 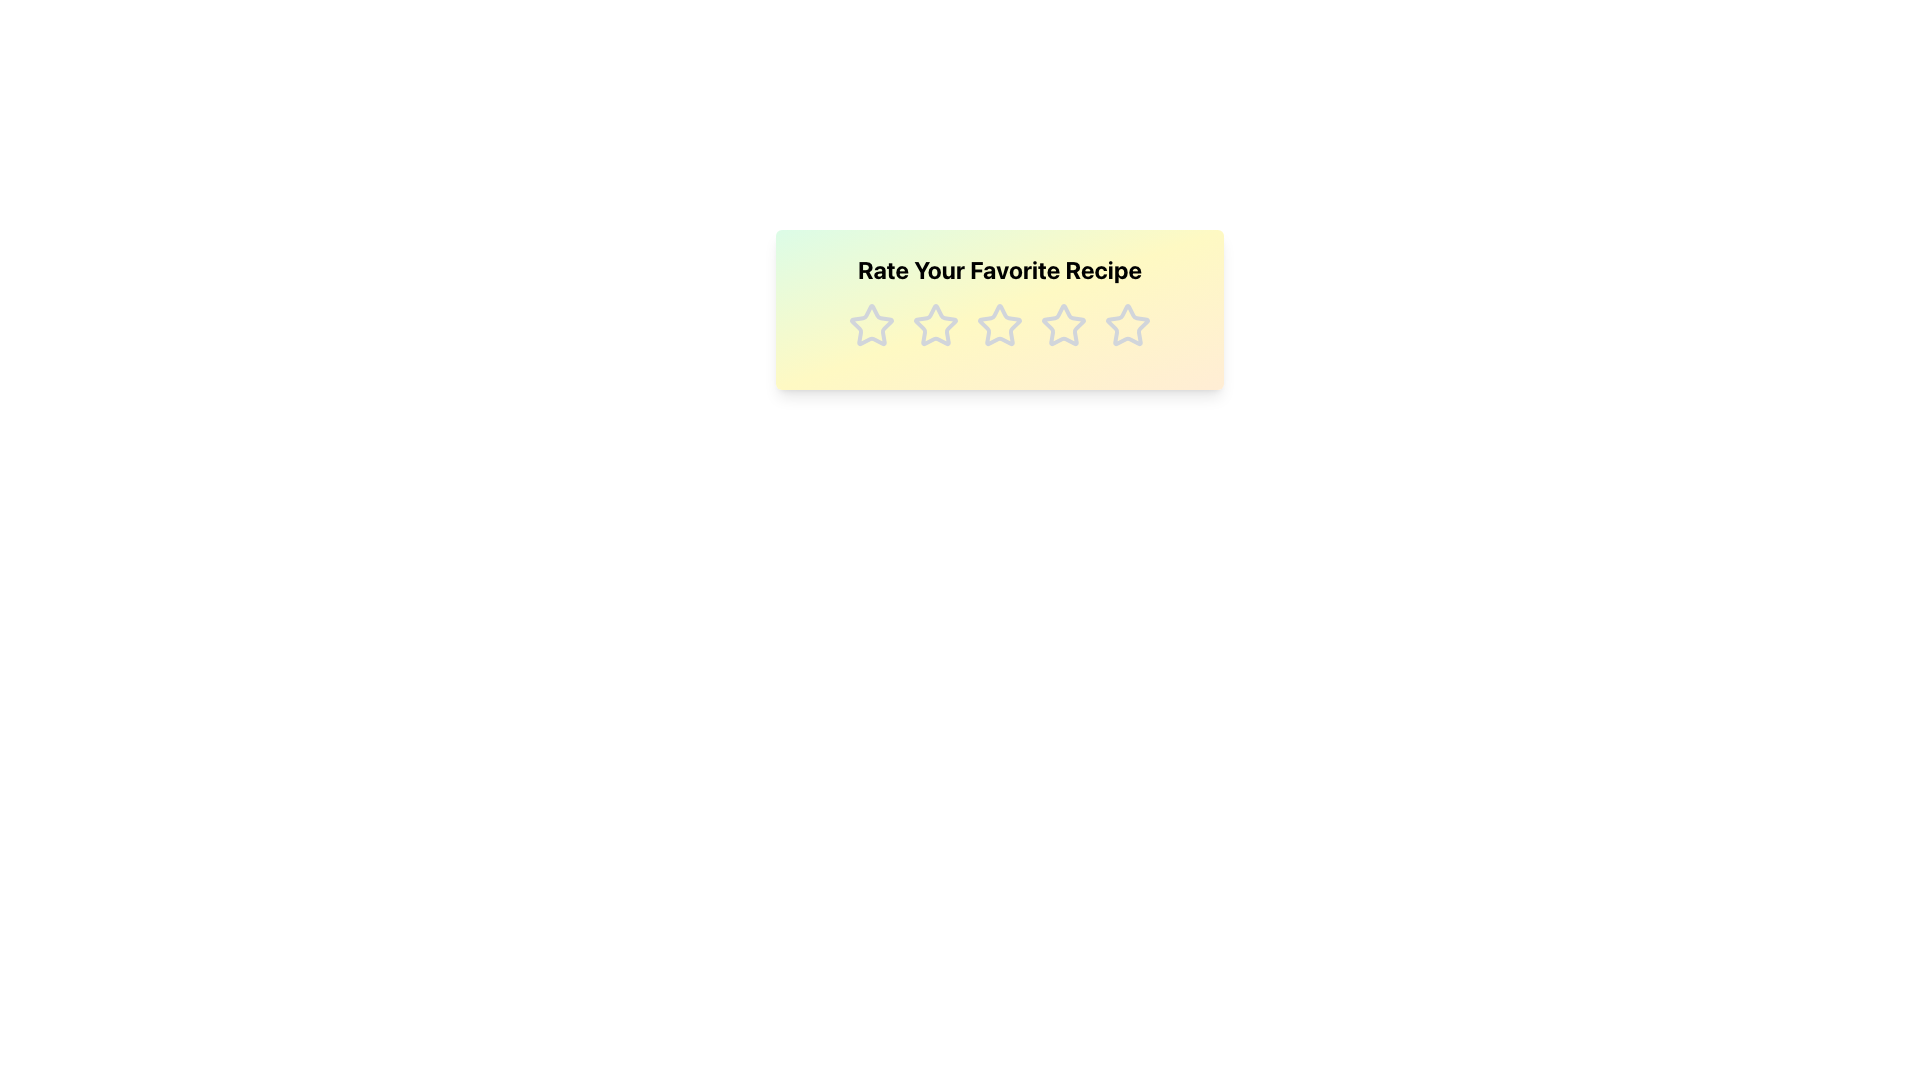 What do you see at coordinates (872, 324) in the screenshot?
I see `the first star-shaped icon in the rating interface, located beneath the label 'Rate Your Favorite Recipe'` at bounding box center [872, 324].